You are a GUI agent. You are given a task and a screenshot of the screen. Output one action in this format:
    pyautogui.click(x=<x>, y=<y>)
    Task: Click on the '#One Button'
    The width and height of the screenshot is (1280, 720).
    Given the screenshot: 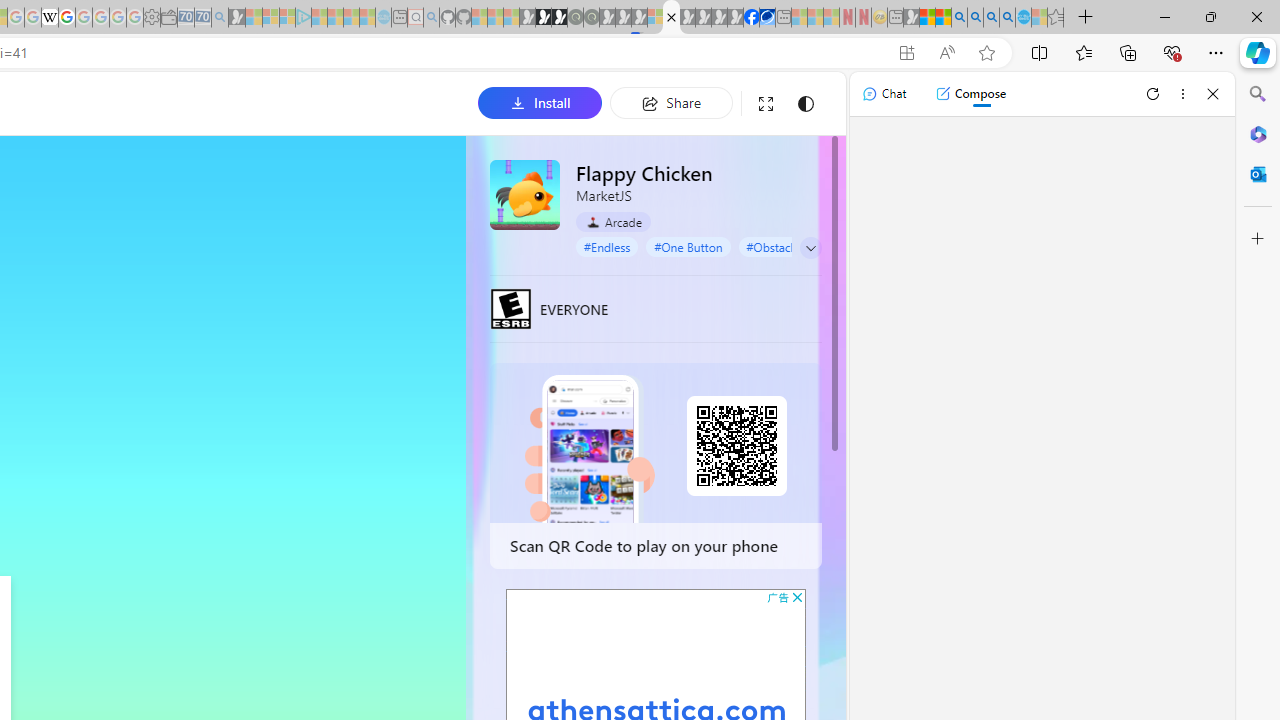 What is the action you would take?
    pyautogui.click(x=688, y=245)
    